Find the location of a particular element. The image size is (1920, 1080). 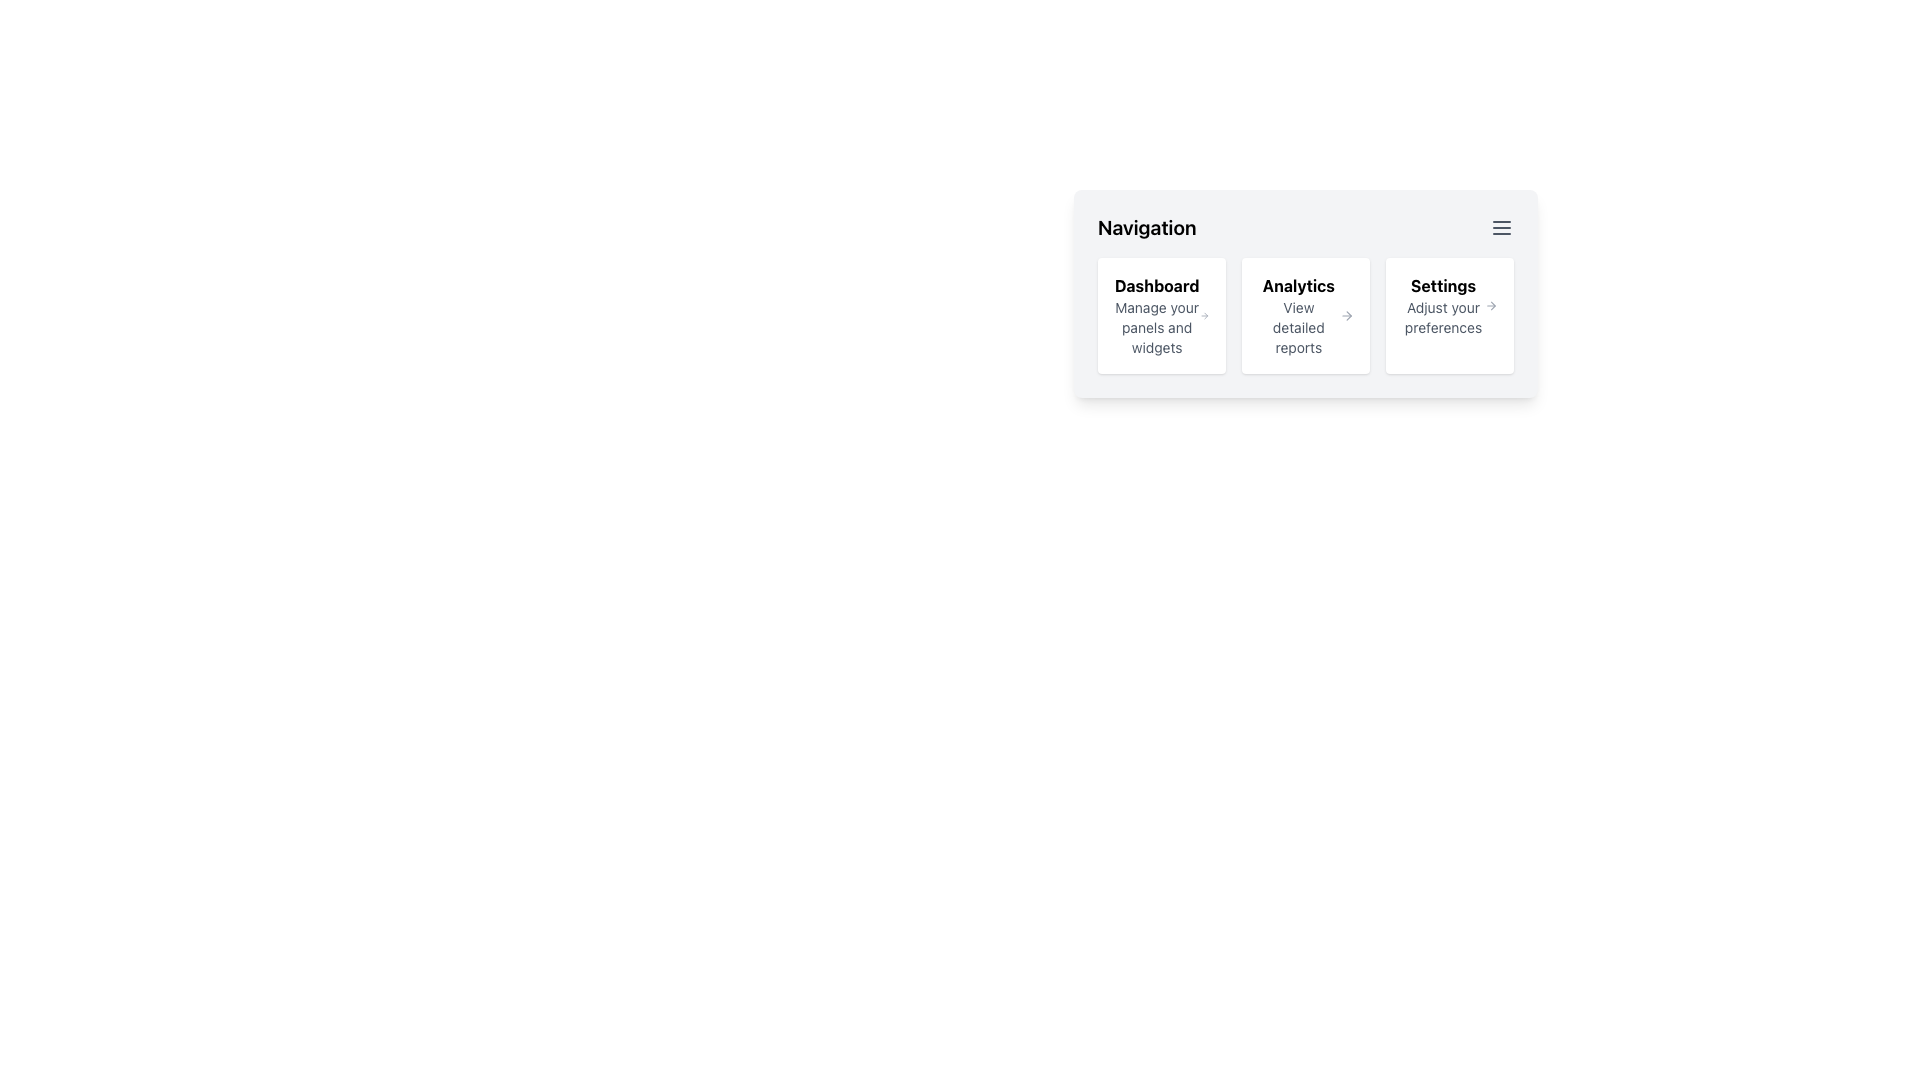

the 'Settings' Navigation Card, which features bold text and is located in the third position of the horizontal list under the 'Navigation' section is located at coordinates (1443, 305).